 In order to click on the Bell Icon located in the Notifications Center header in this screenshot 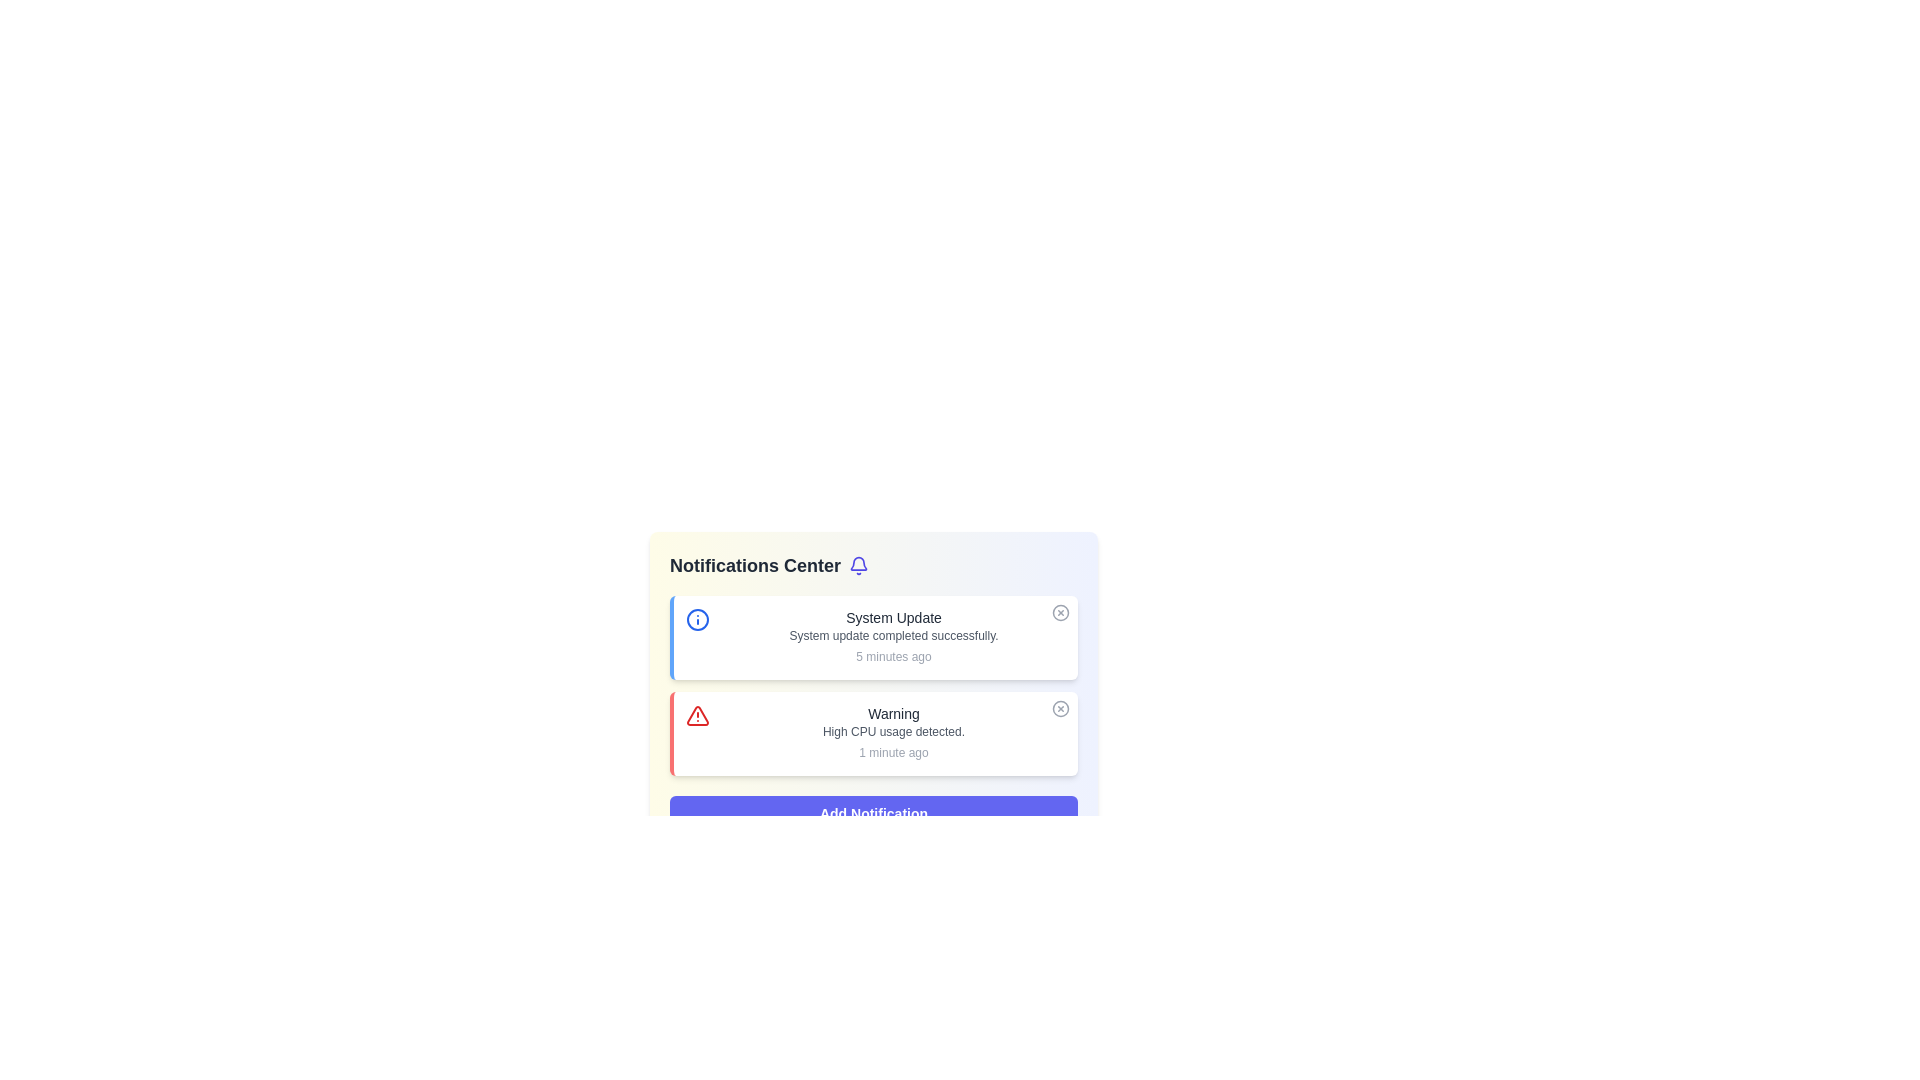, I will do `click(859, 566)`.